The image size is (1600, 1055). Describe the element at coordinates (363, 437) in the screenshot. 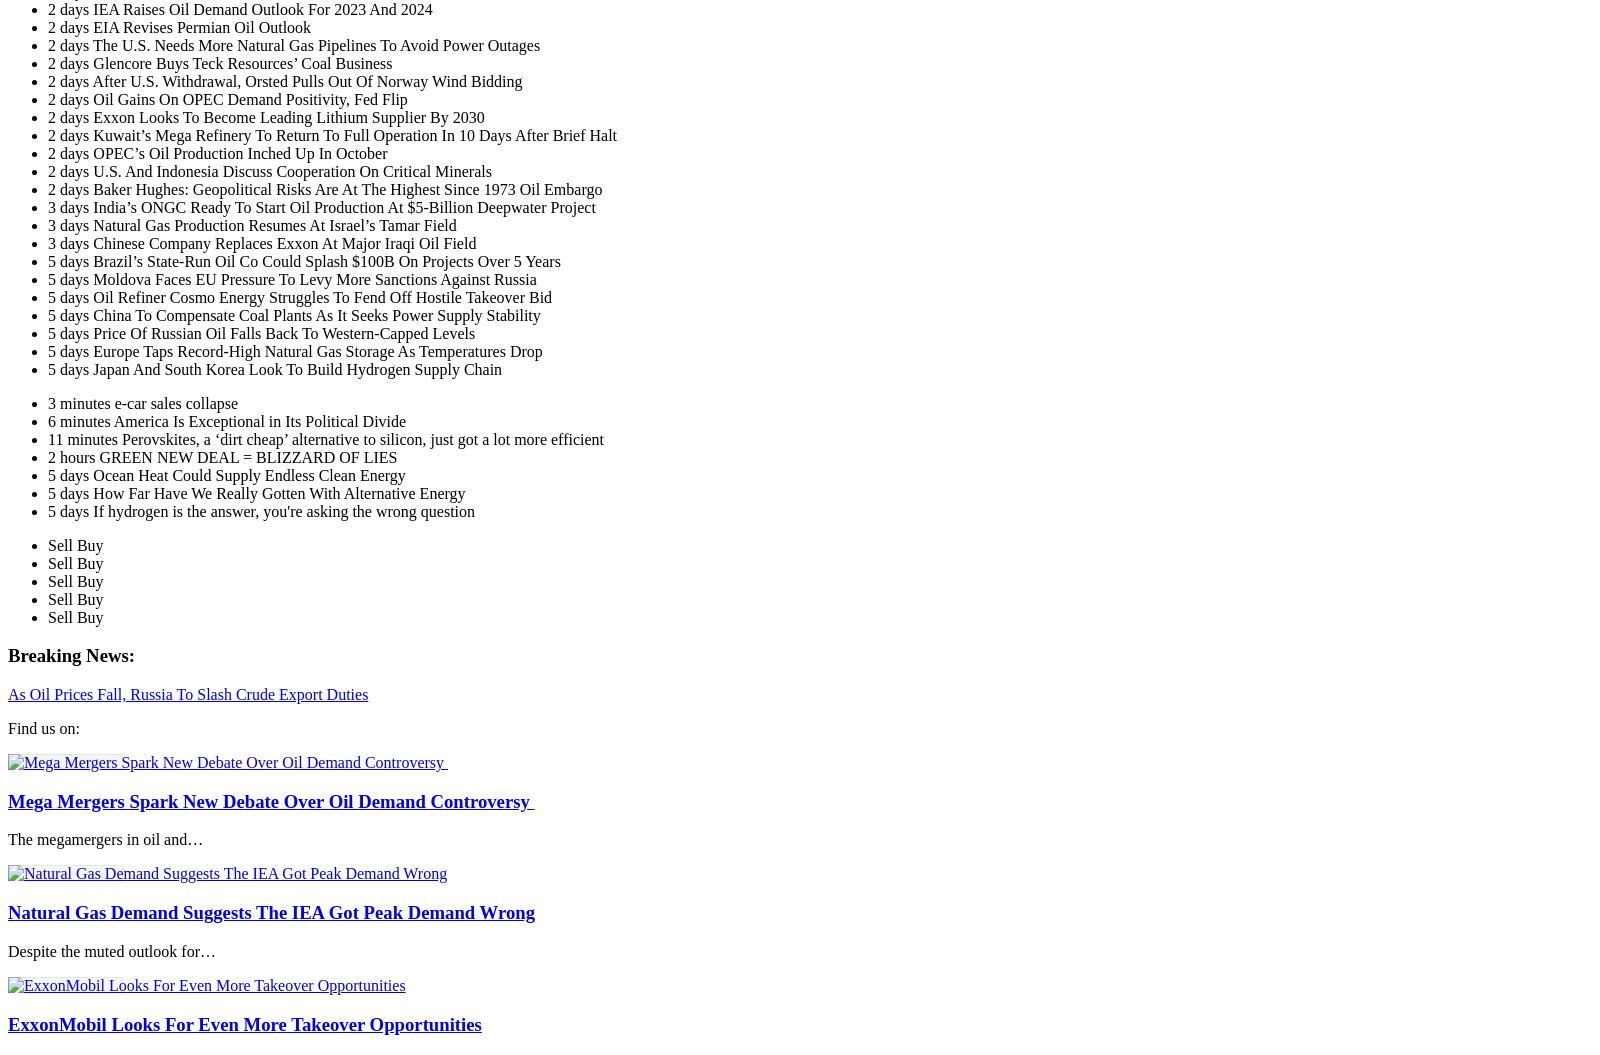

I see `'Perovskites, a ‘dirt cheap’ alternative to silicon, just got a lot more efficient'` at that location.